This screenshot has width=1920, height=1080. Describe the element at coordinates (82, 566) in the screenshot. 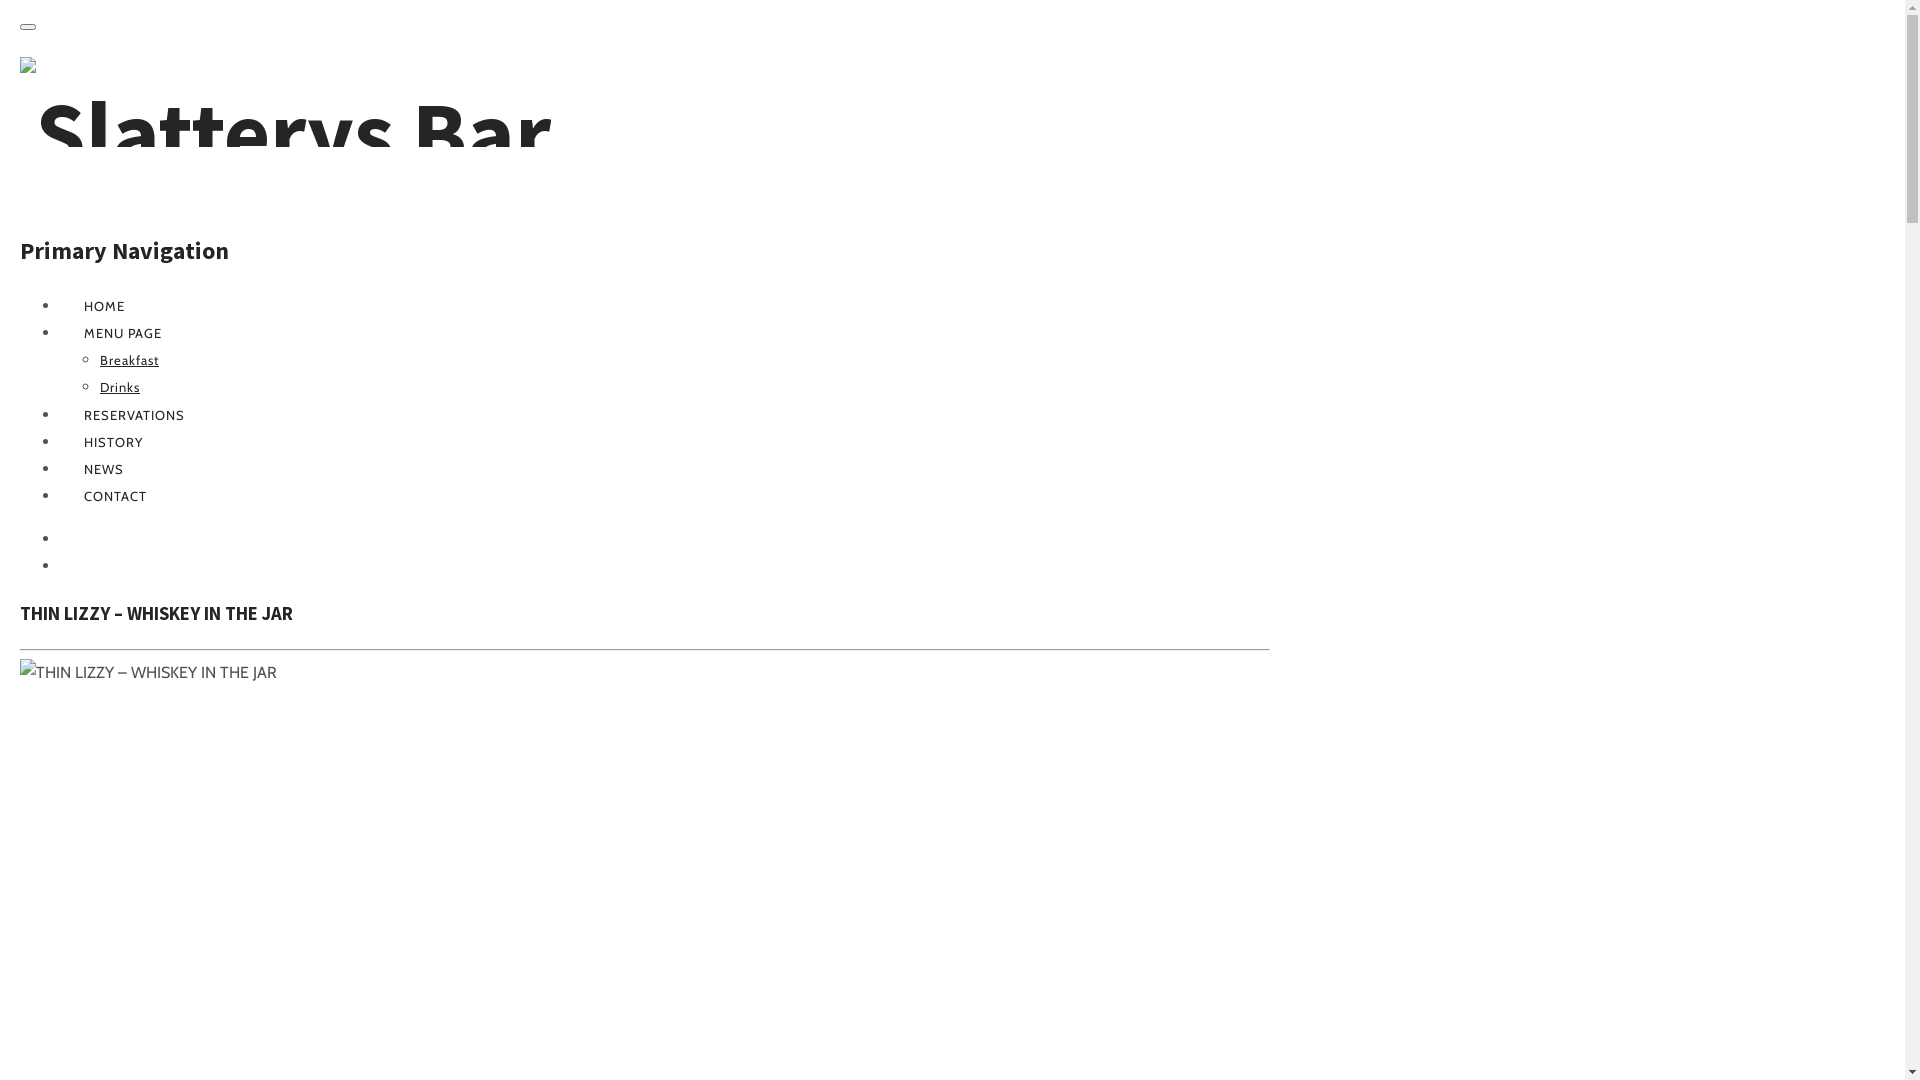

I see `'PRIVACY POLICY'` at that location.